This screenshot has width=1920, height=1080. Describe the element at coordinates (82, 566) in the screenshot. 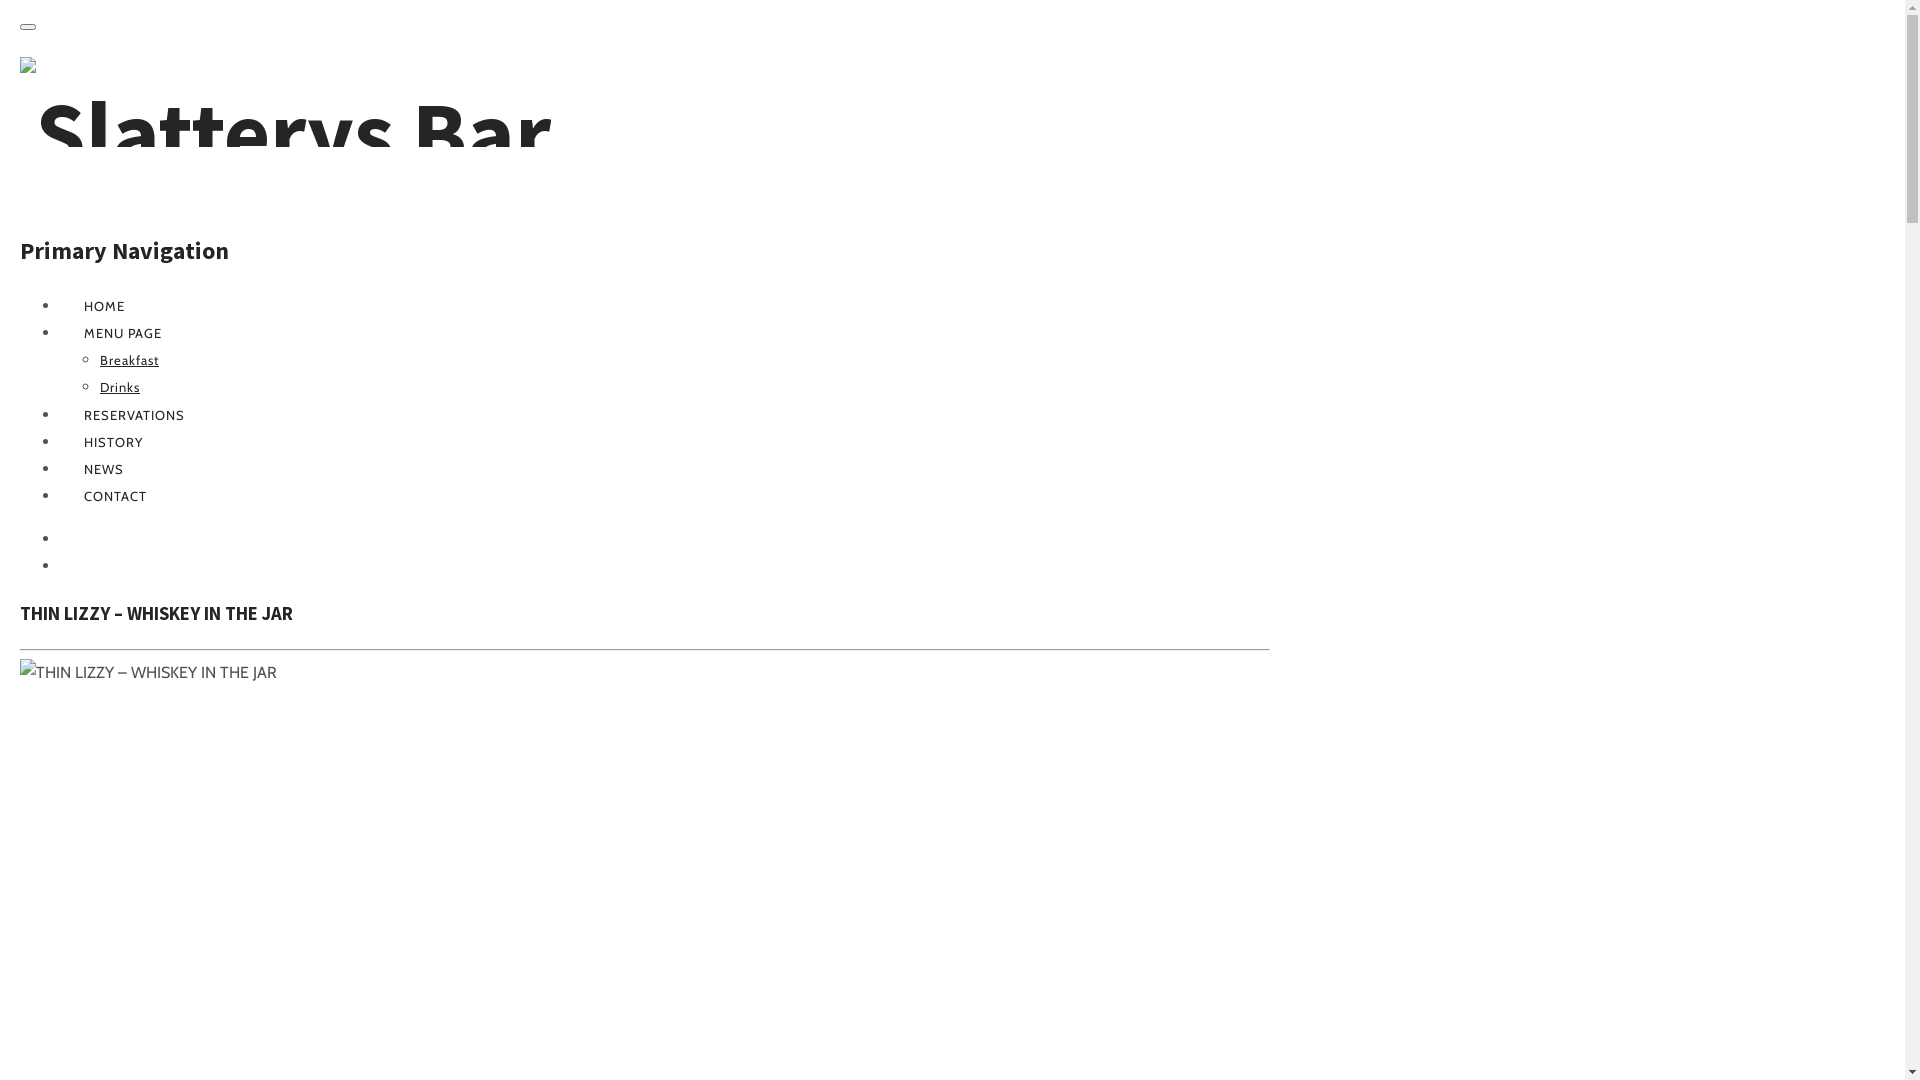

I see `'PRIVACY POLICY'` at that location.